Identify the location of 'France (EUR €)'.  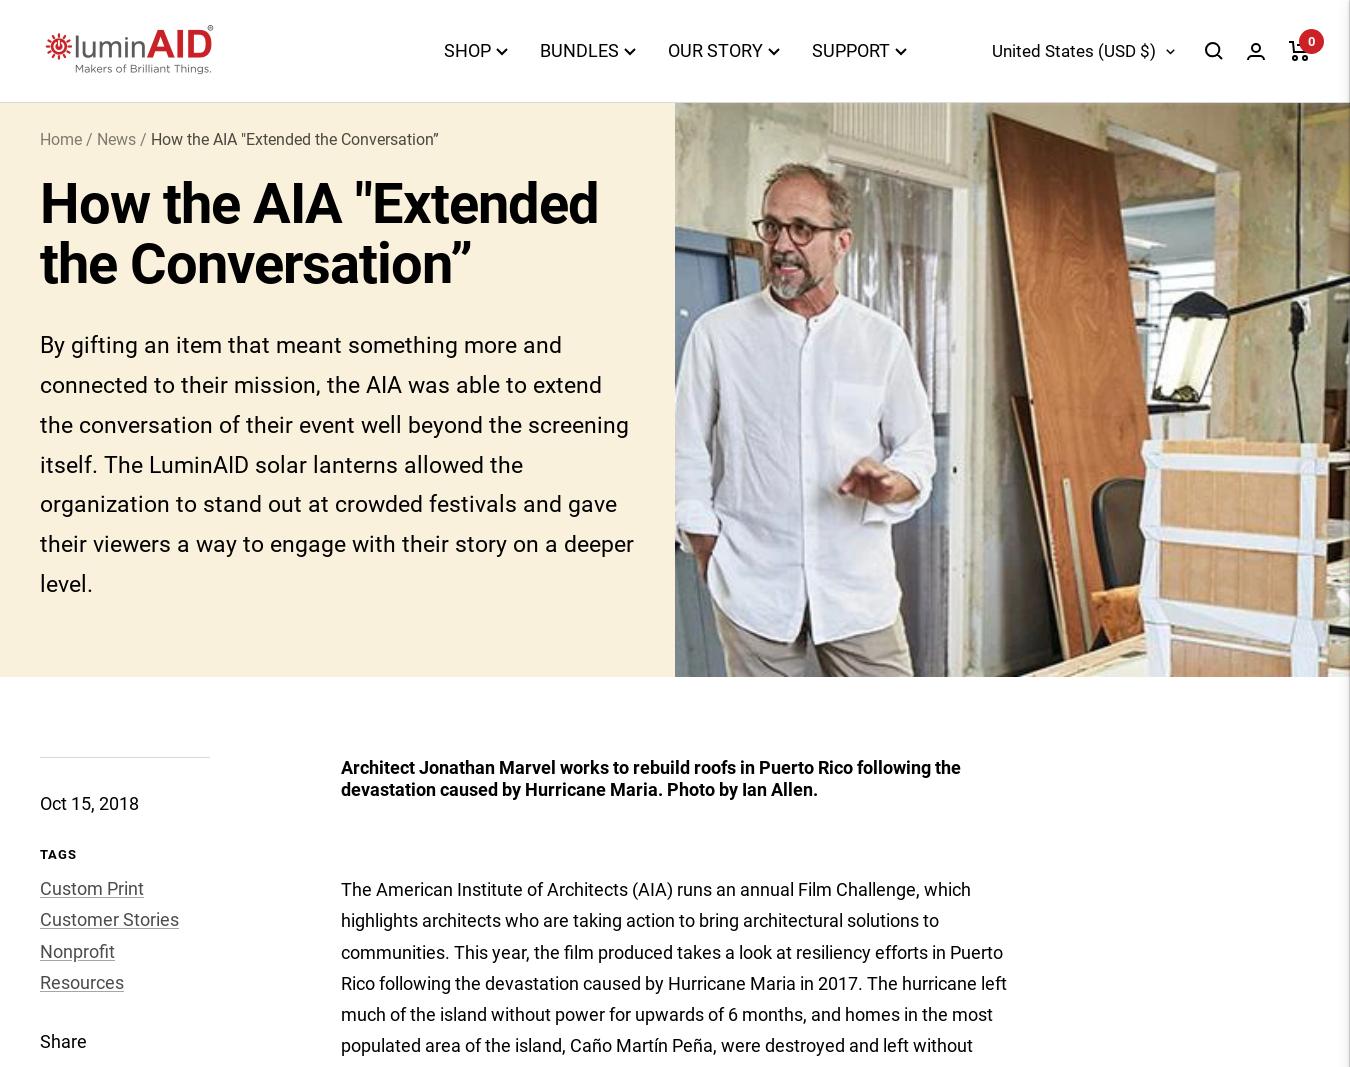
(912, 849).